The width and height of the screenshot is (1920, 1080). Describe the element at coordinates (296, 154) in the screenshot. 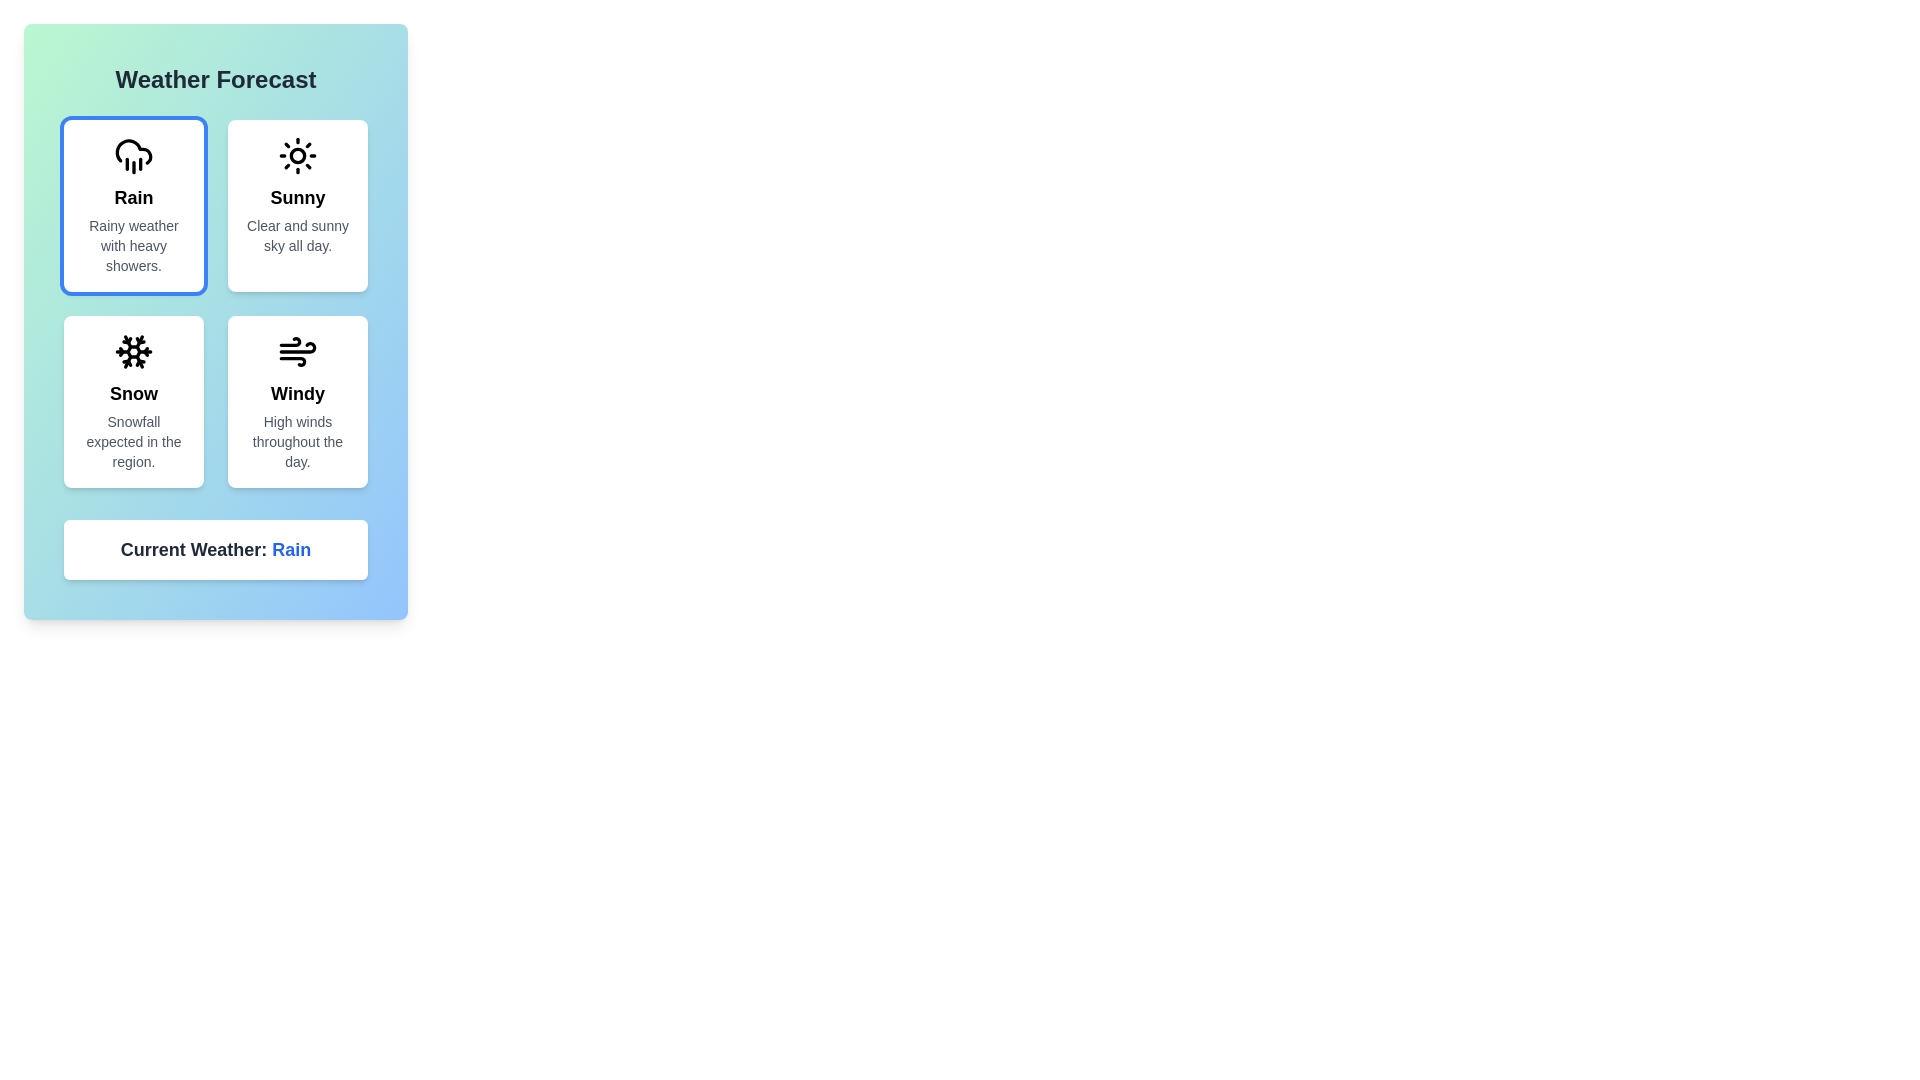

I see `the sunny weather icon located at the top-center of the 'Sunny' weather option in the weather forecast UI` at that location.